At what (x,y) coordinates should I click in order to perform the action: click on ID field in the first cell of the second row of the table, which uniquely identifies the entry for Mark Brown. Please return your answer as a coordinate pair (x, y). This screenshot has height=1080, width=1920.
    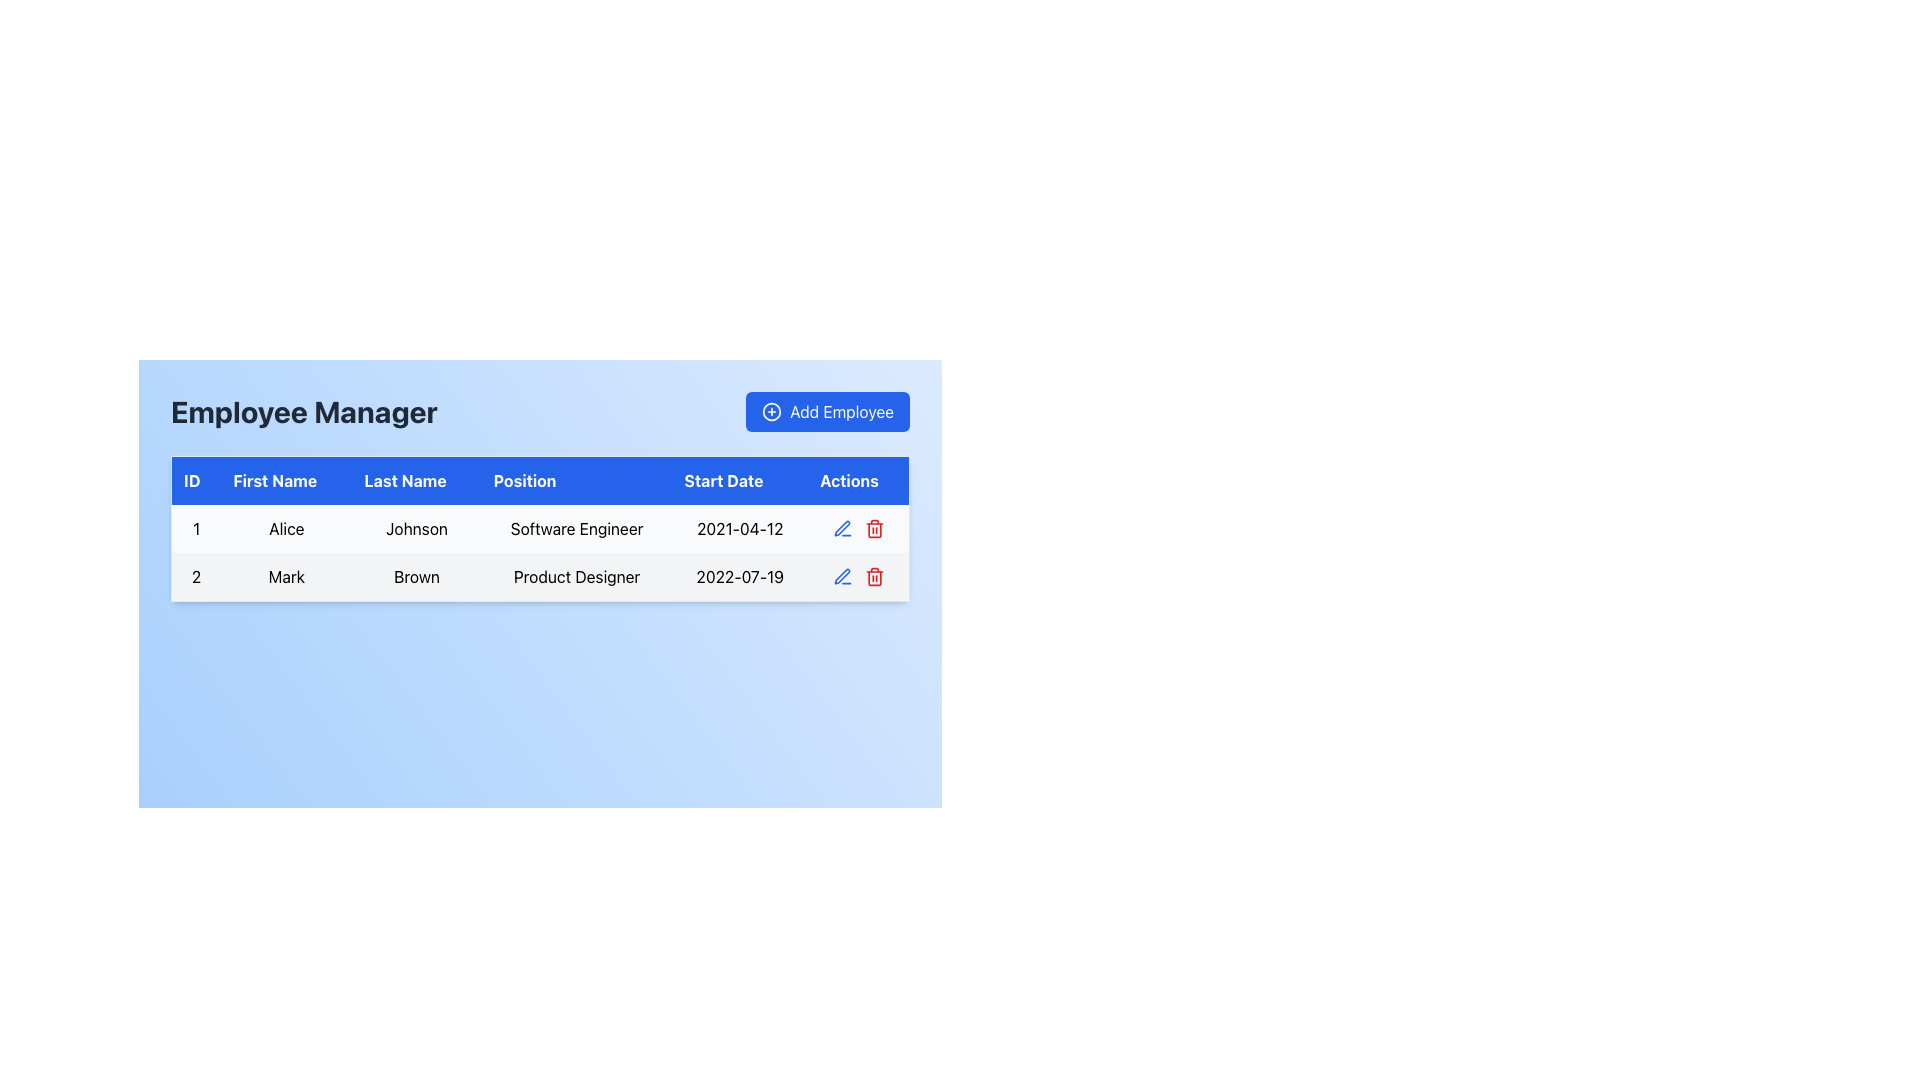
    Looking at the image, I should click on (196, 577).